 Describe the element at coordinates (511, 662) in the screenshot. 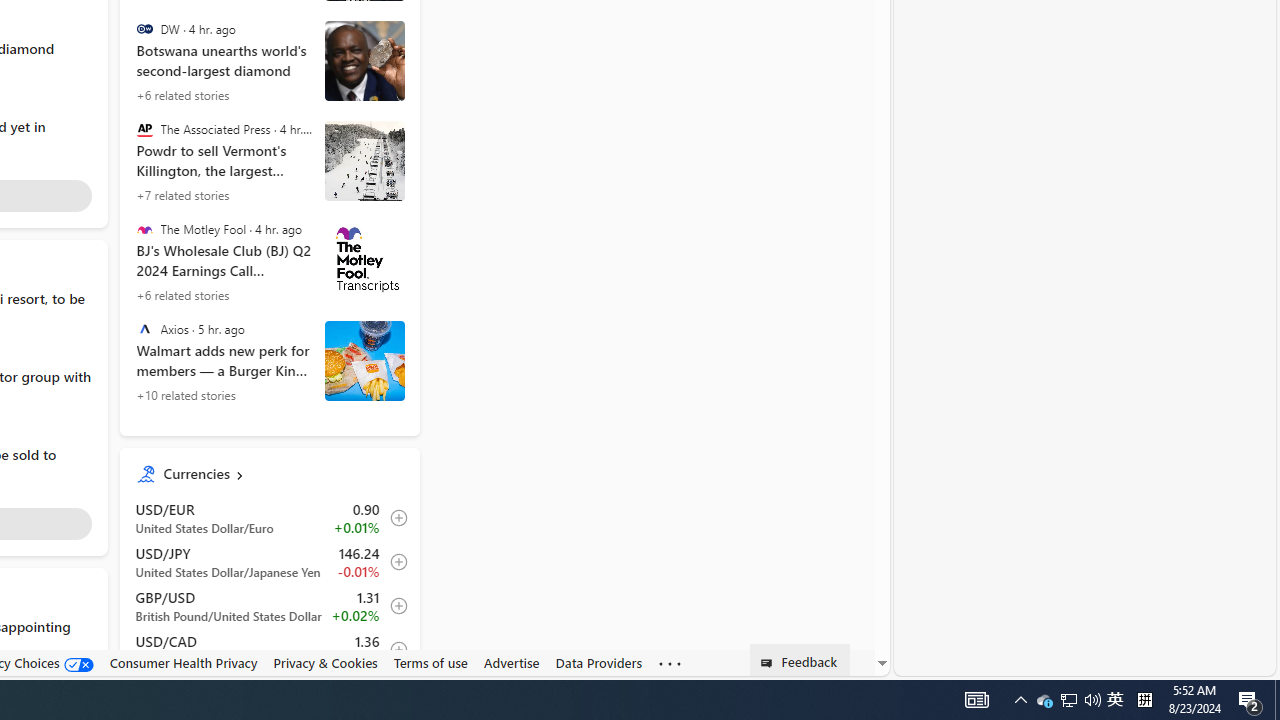

I see `'Advertise'` at that location.